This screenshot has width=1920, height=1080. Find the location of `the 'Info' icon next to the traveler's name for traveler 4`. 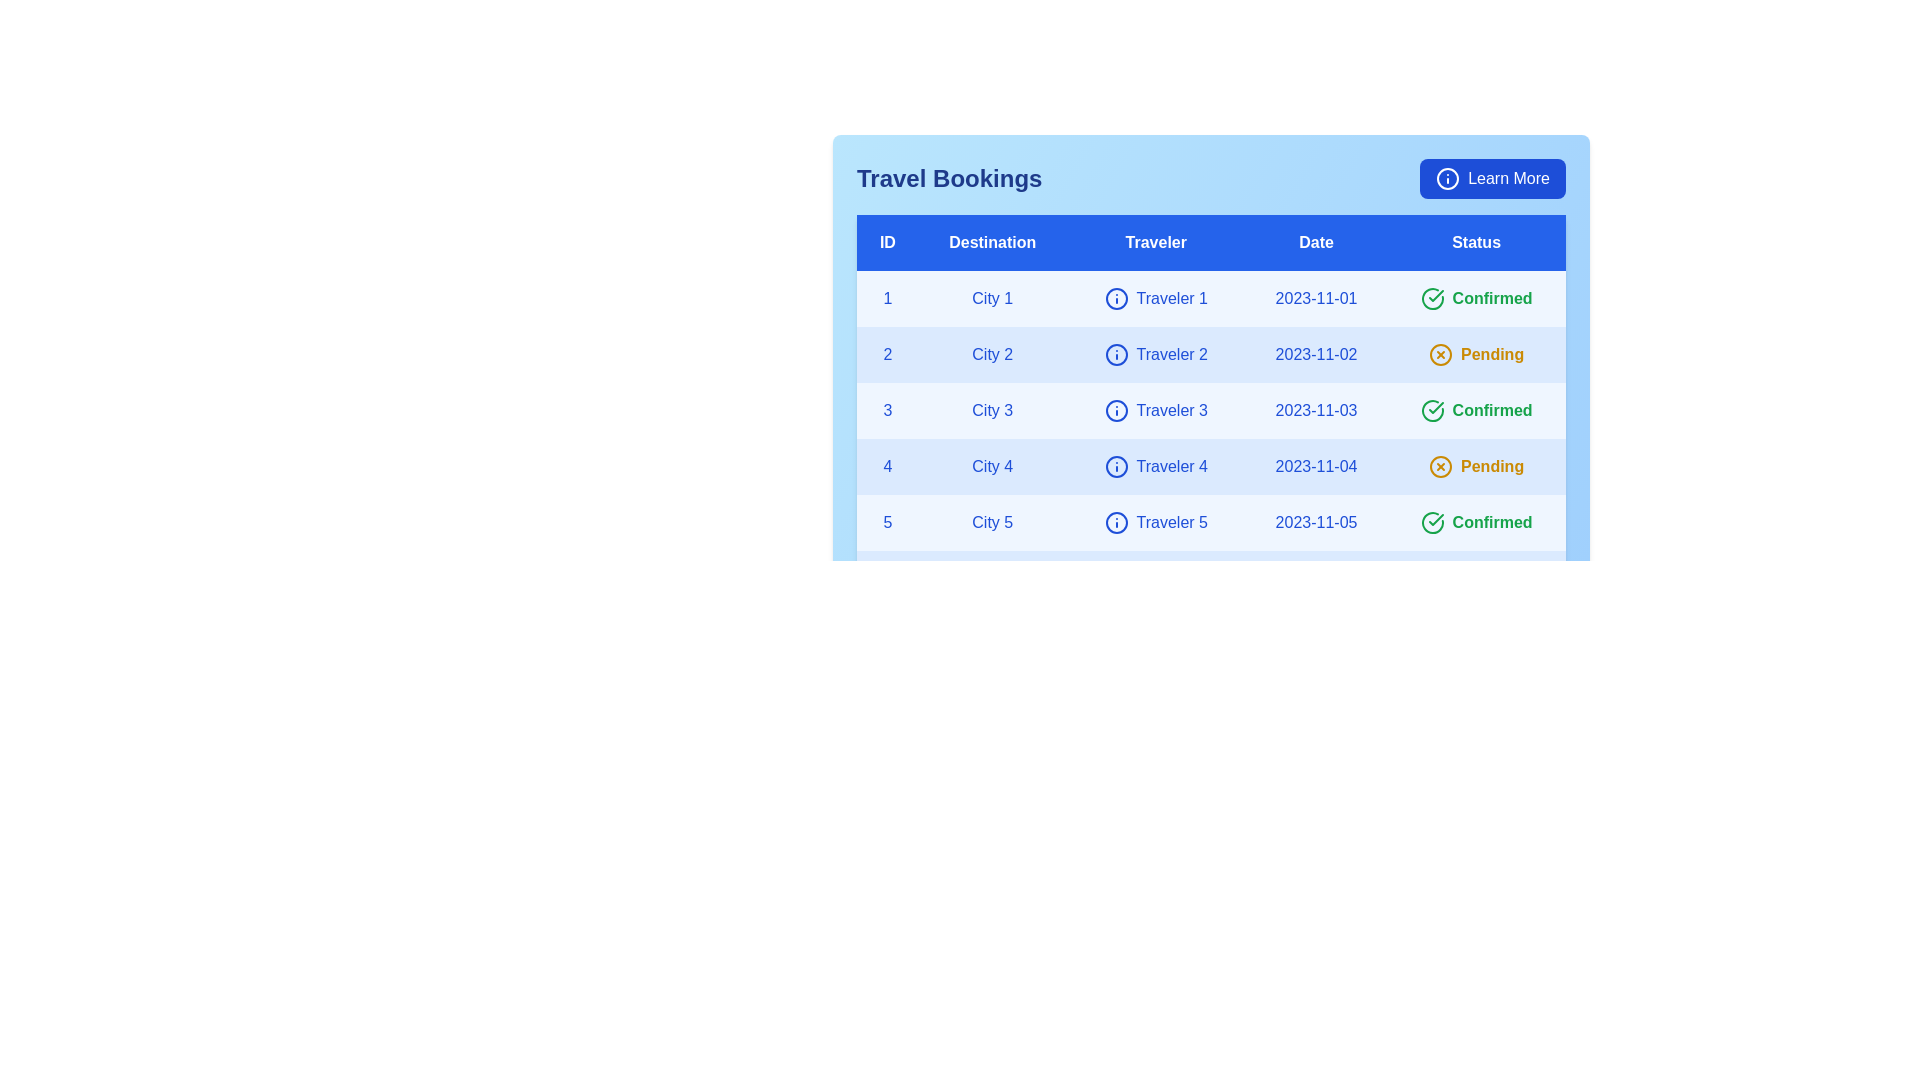

the 'Info' icon next to the traveler's name for traveler 4 is located at coordinates (1115, 466).